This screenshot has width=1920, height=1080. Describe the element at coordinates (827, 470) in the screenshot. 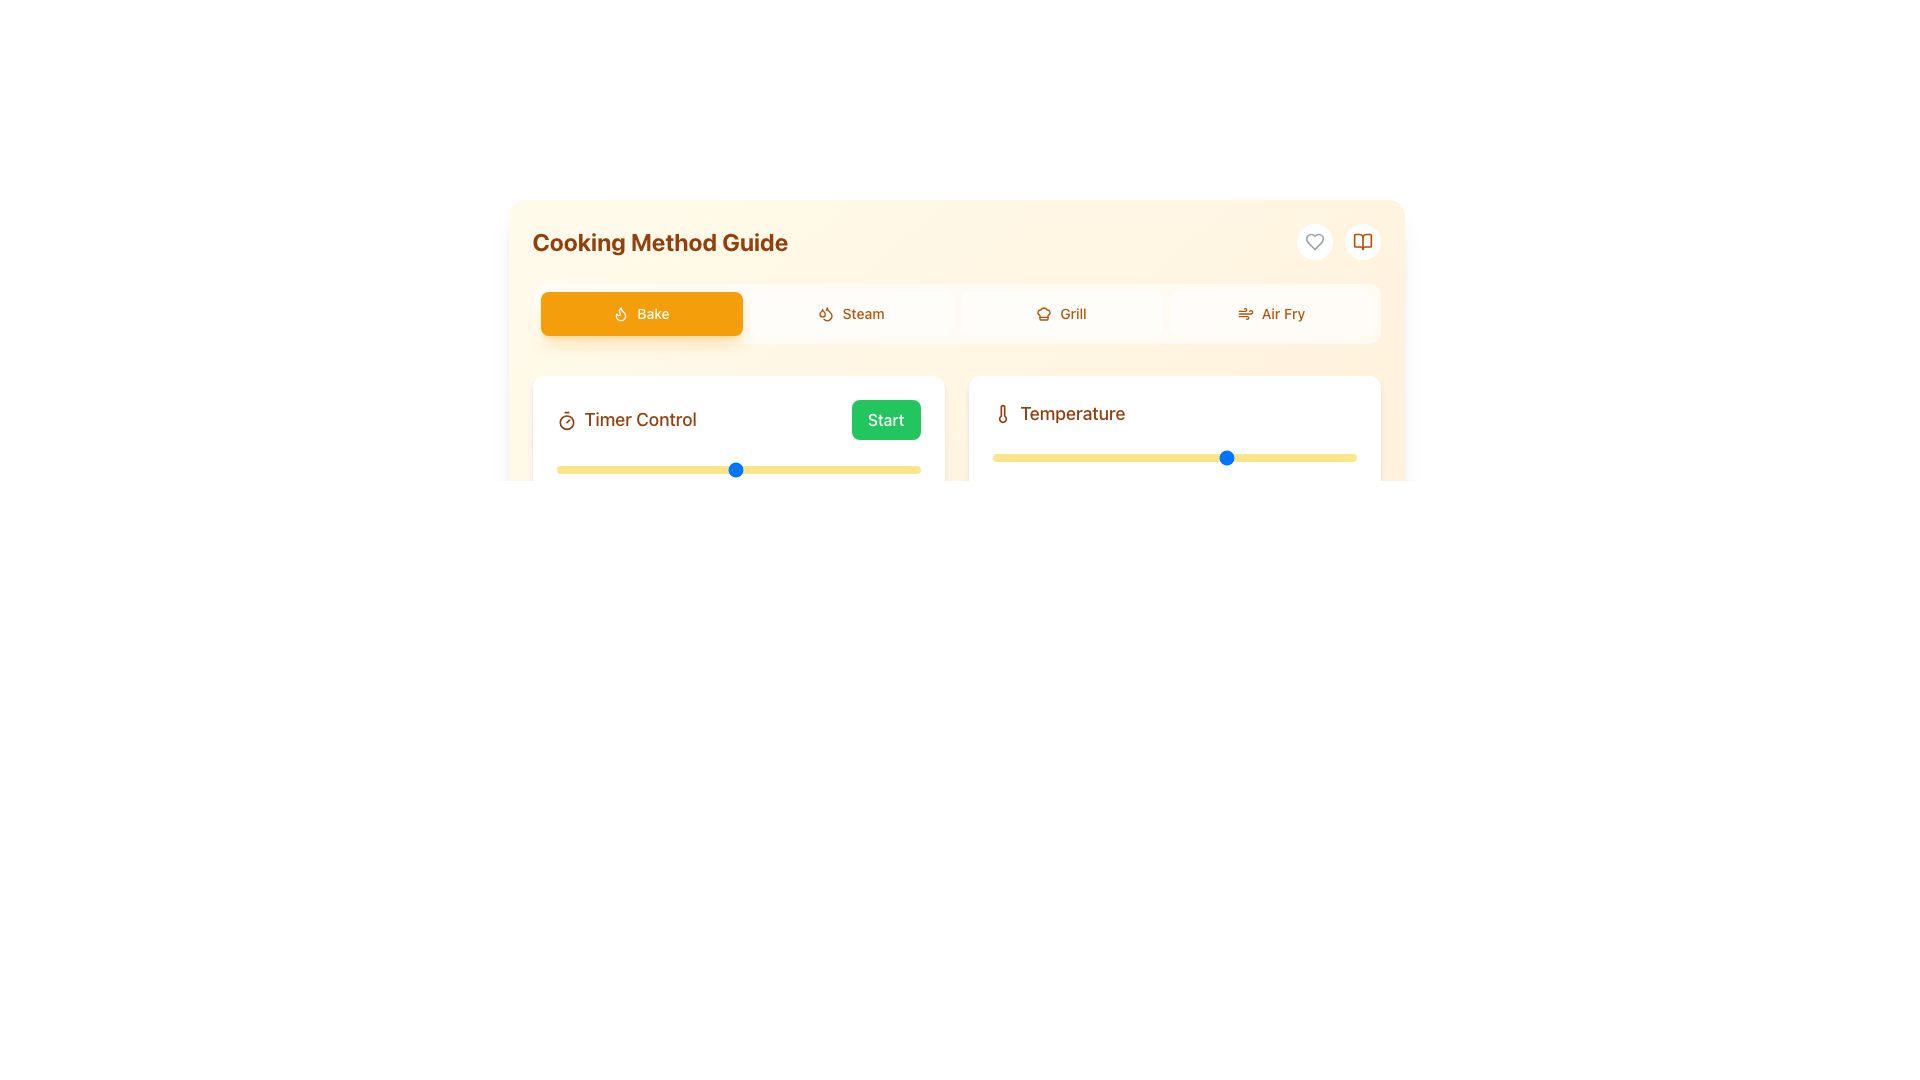

I see `the timer slider` at that location.